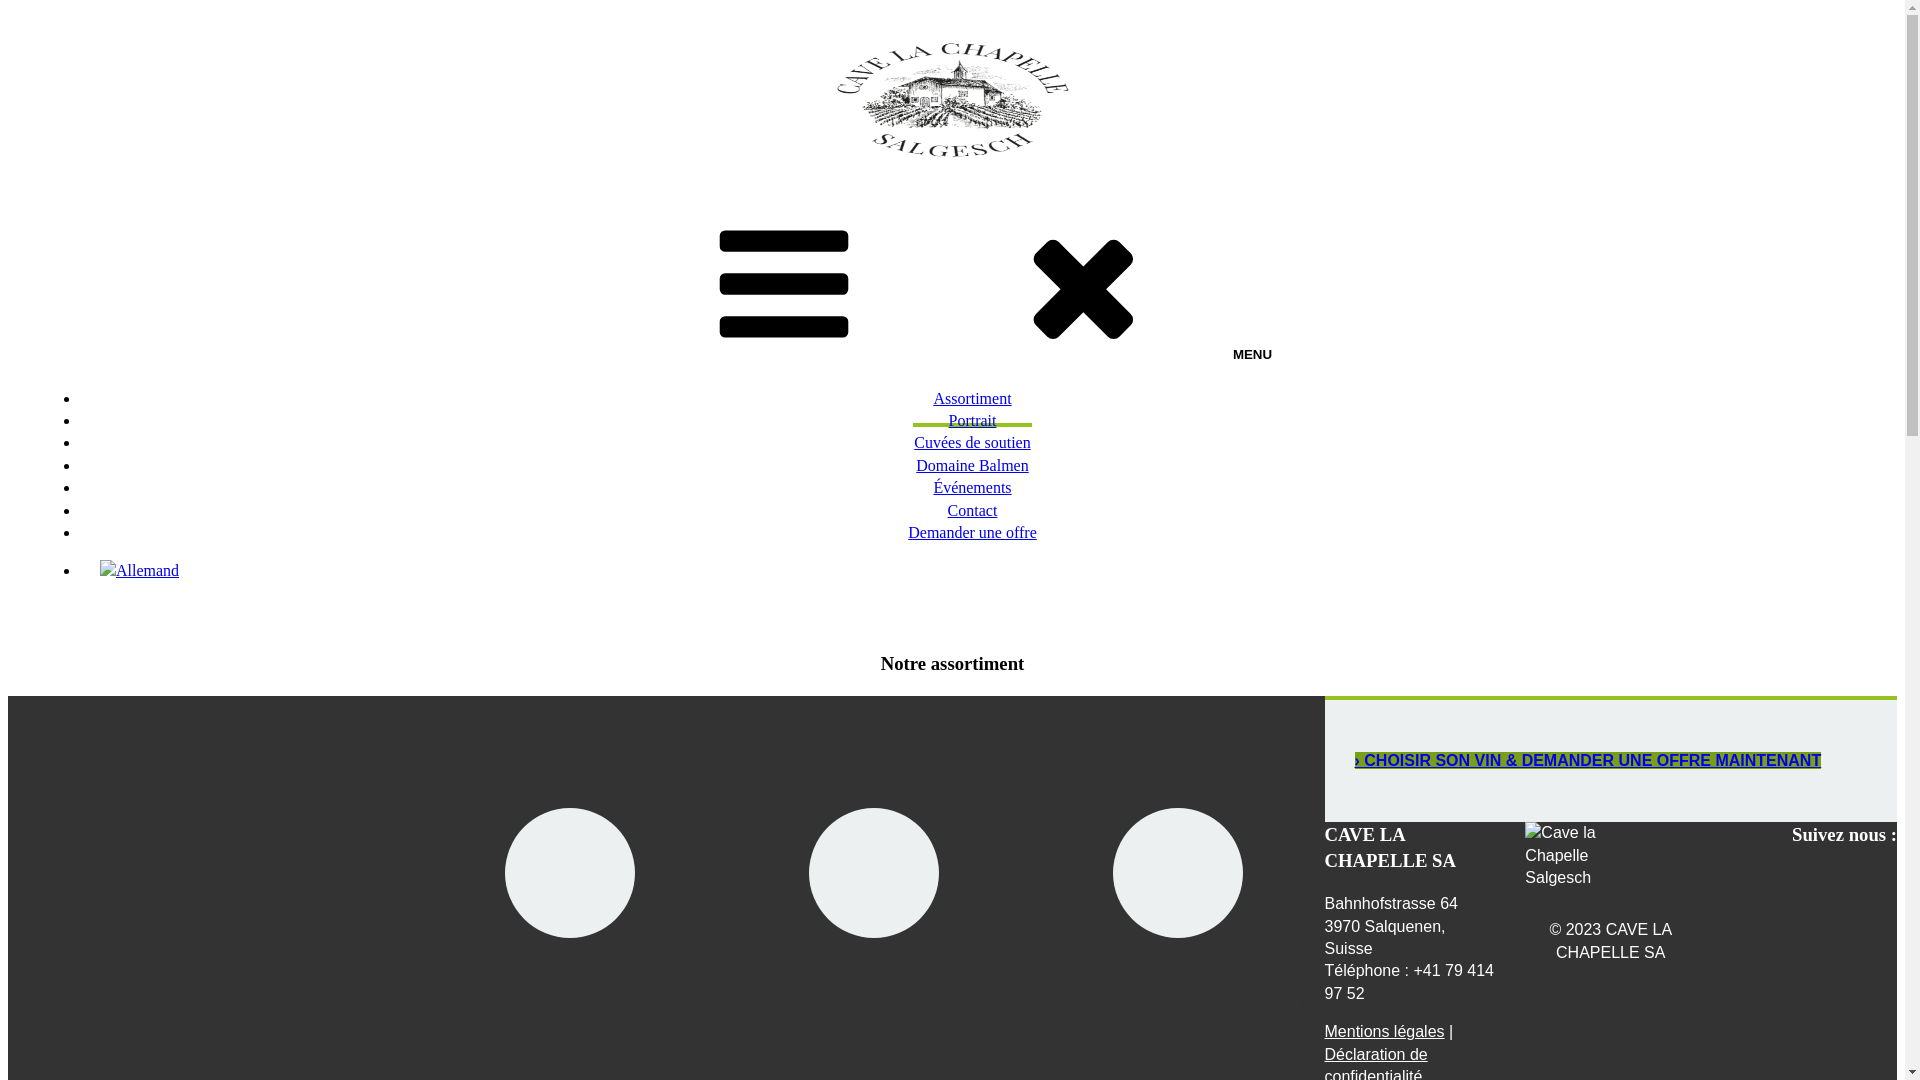 The image size is (1920, 1080). I want to click on 'MENU', so click(951, 284).